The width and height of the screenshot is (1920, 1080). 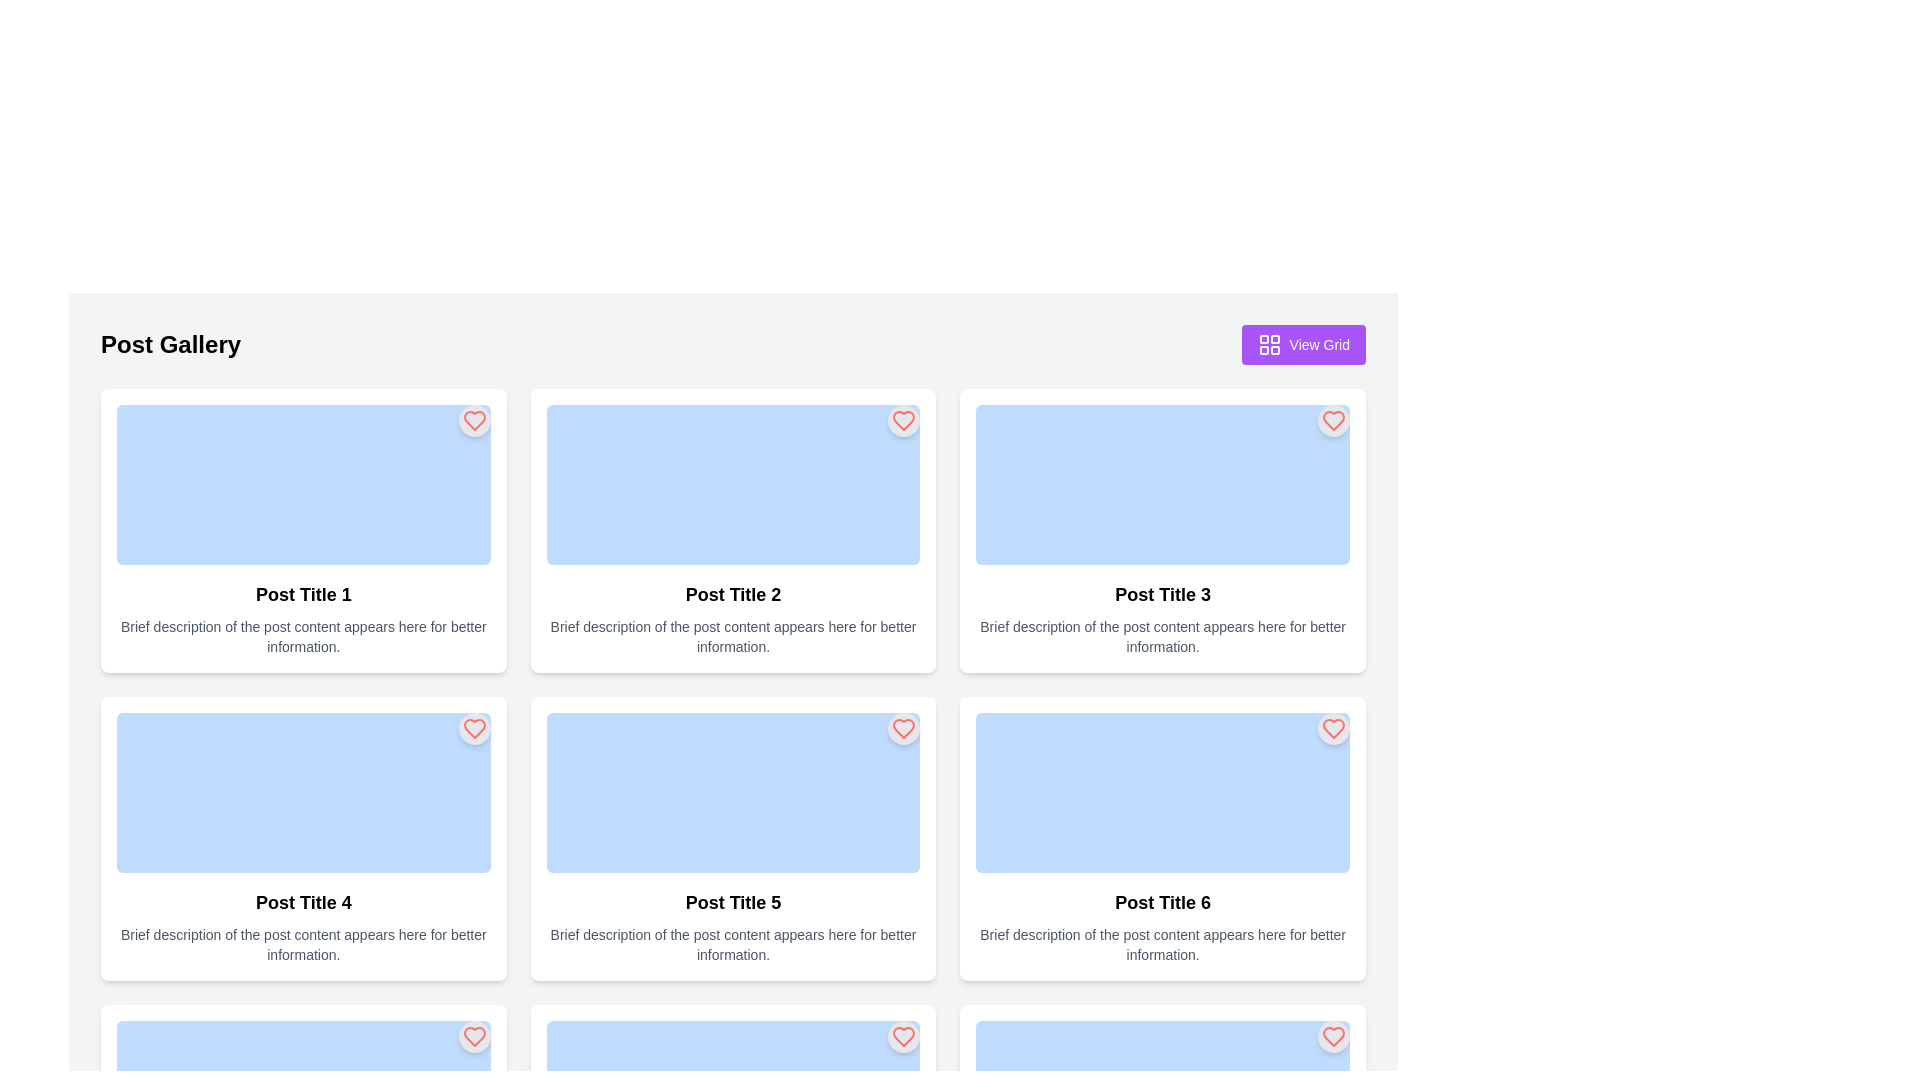 I want to click on the 'like' icon button in the top-right corner of the card titled 'Post Title 2', so click(x=902, y=419).